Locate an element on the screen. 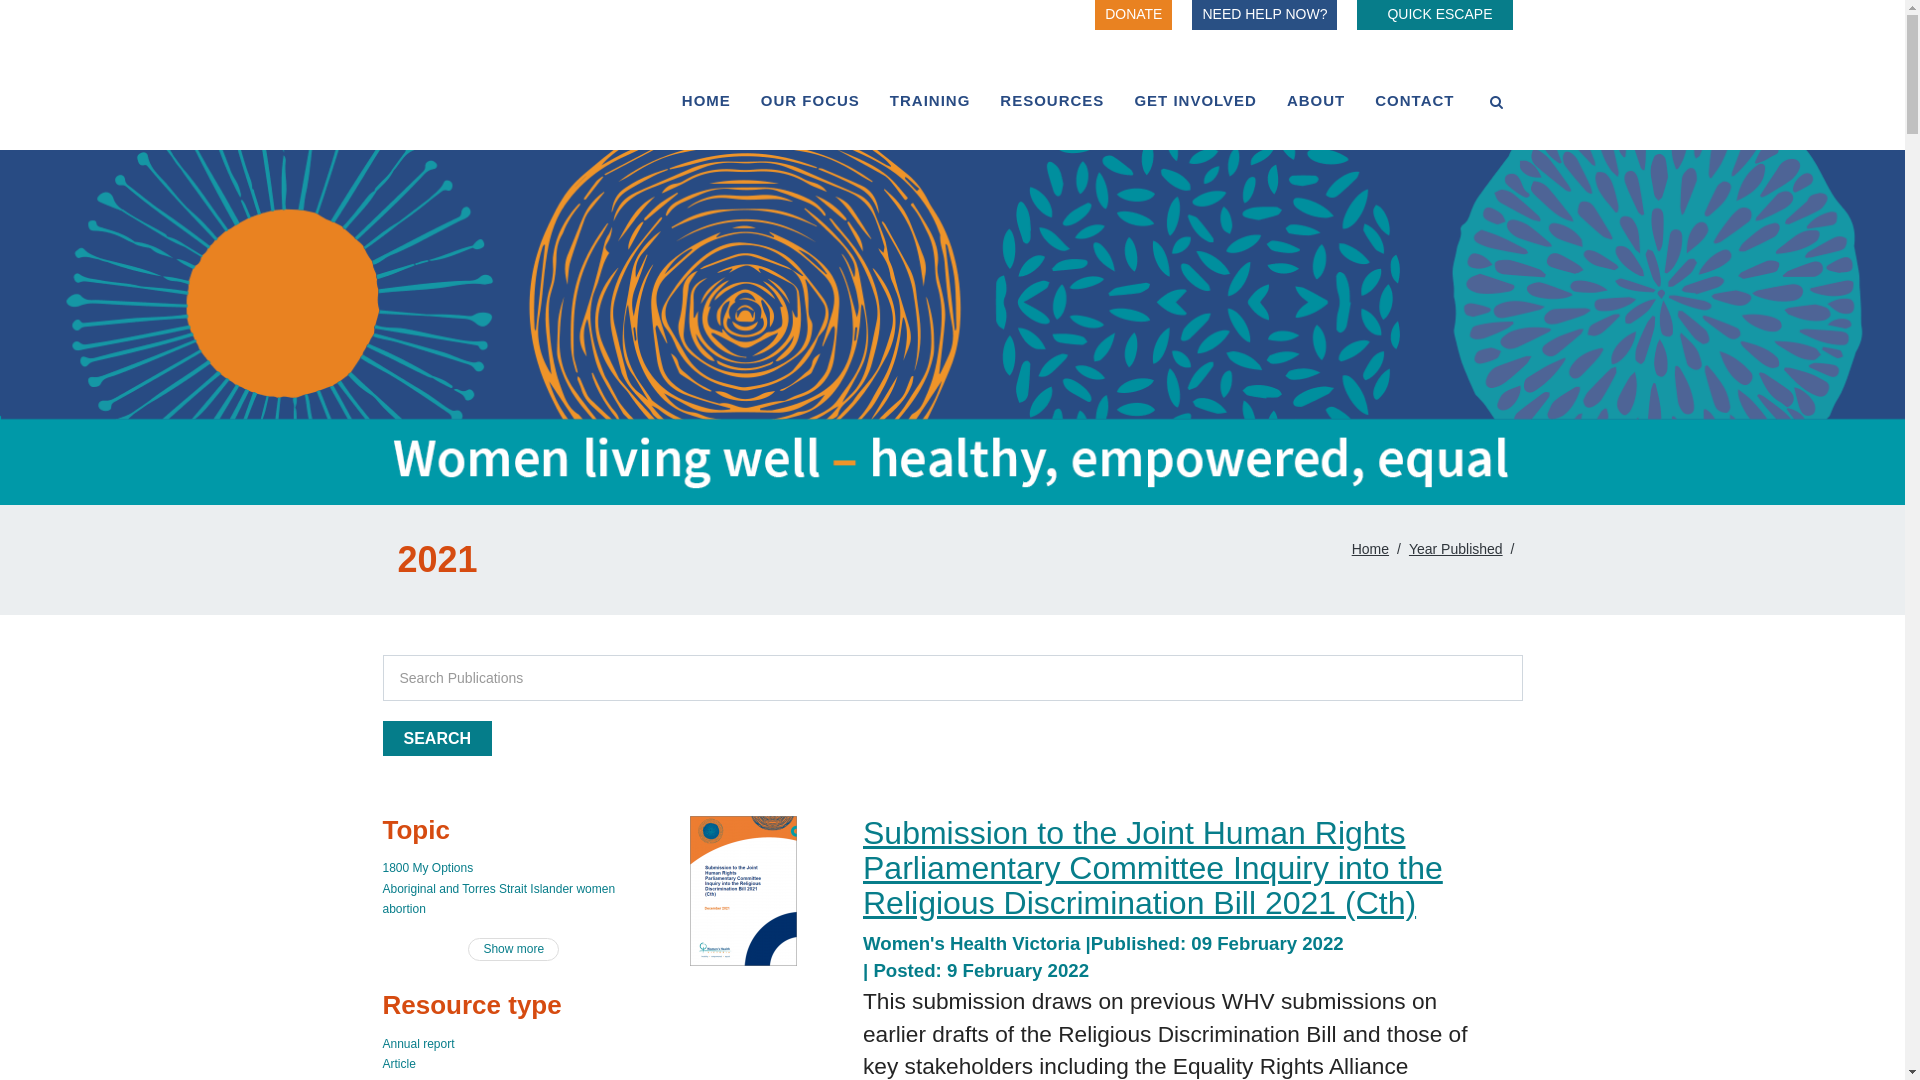 This screenshot has height=1080, width=1920. 'GET INVOLVED' is located at coordinates (1117, 100).